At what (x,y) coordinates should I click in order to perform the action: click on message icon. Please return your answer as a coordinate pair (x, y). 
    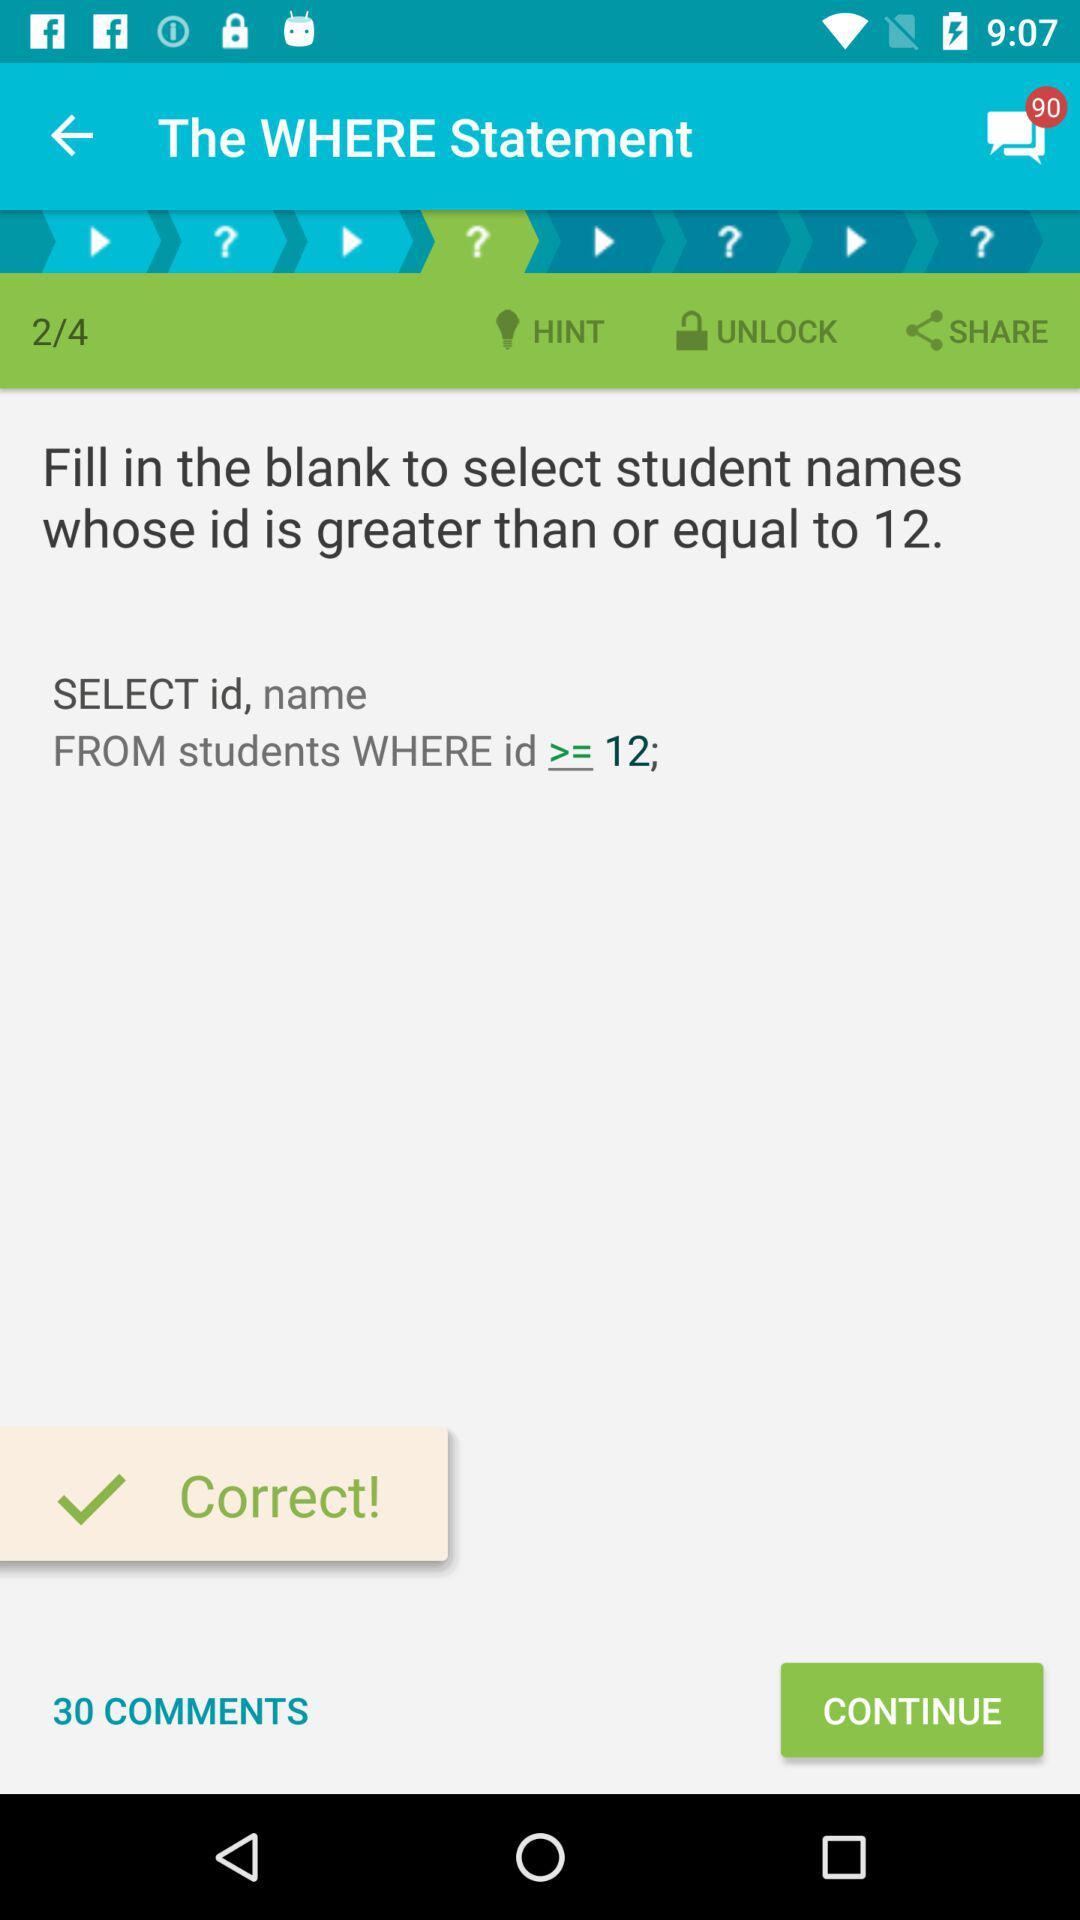
    Looking at the image, I should click on (1017, 136).